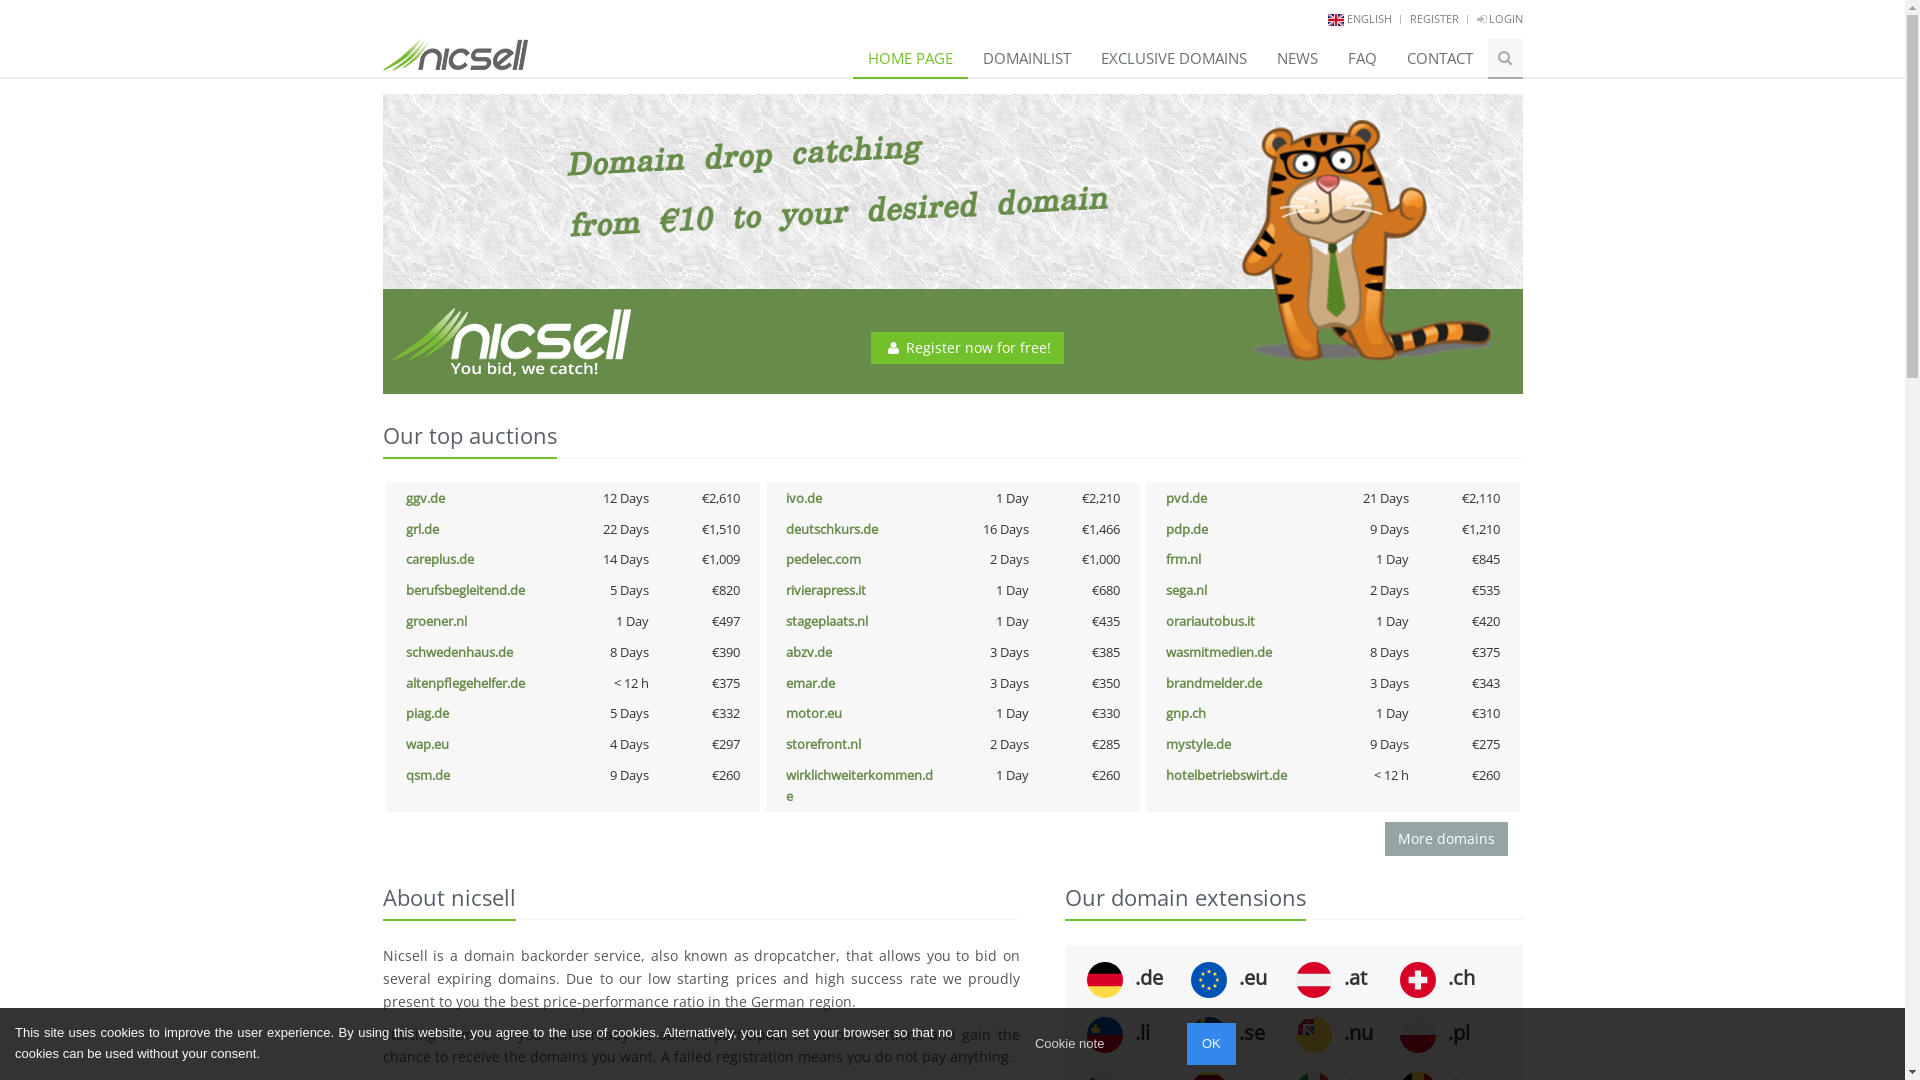 The height and width of the screenshot is (1080, 1920). Describe the element at coordinates (464, 681) in the screenshot. I see `'altenpflegehelfer.de'` at that location.